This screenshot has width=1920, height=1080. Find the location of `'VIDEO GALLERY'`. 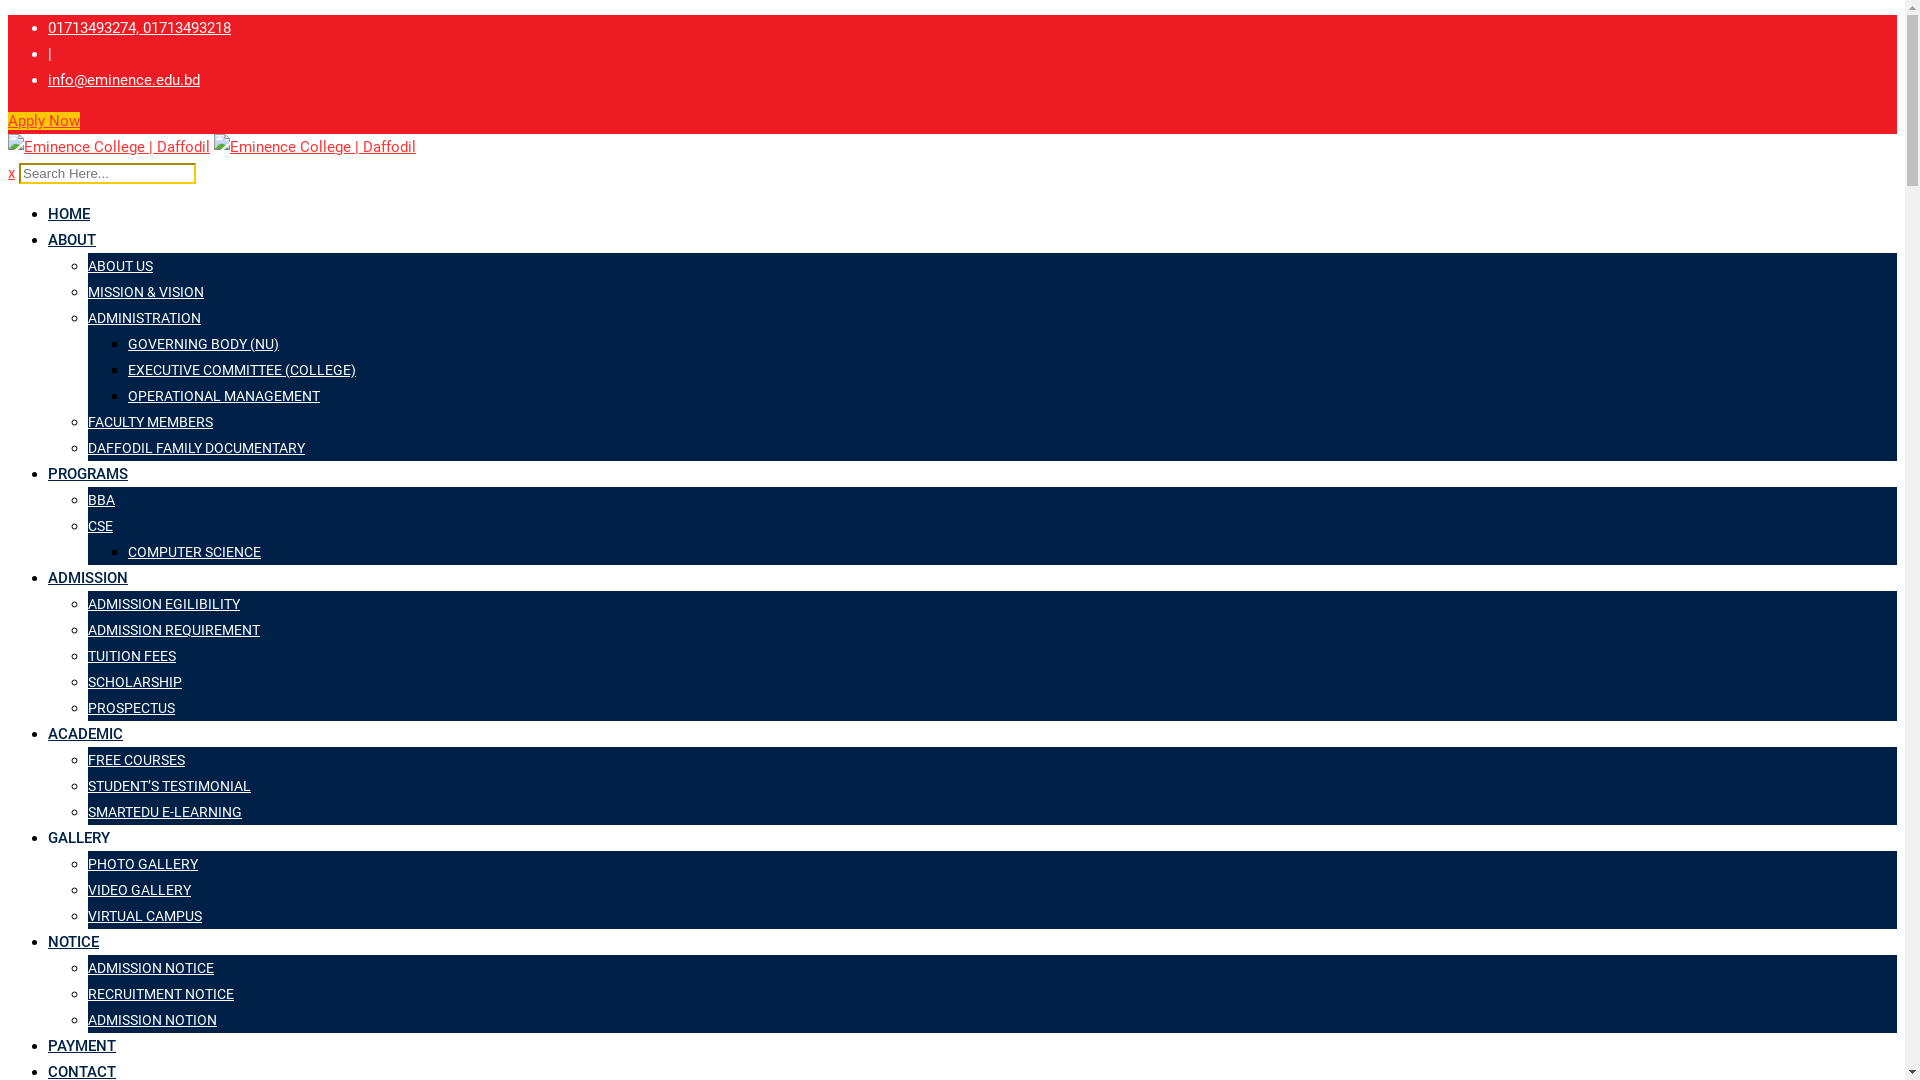

'VIDEO GALLERY' is located at coordinates (138, 889).